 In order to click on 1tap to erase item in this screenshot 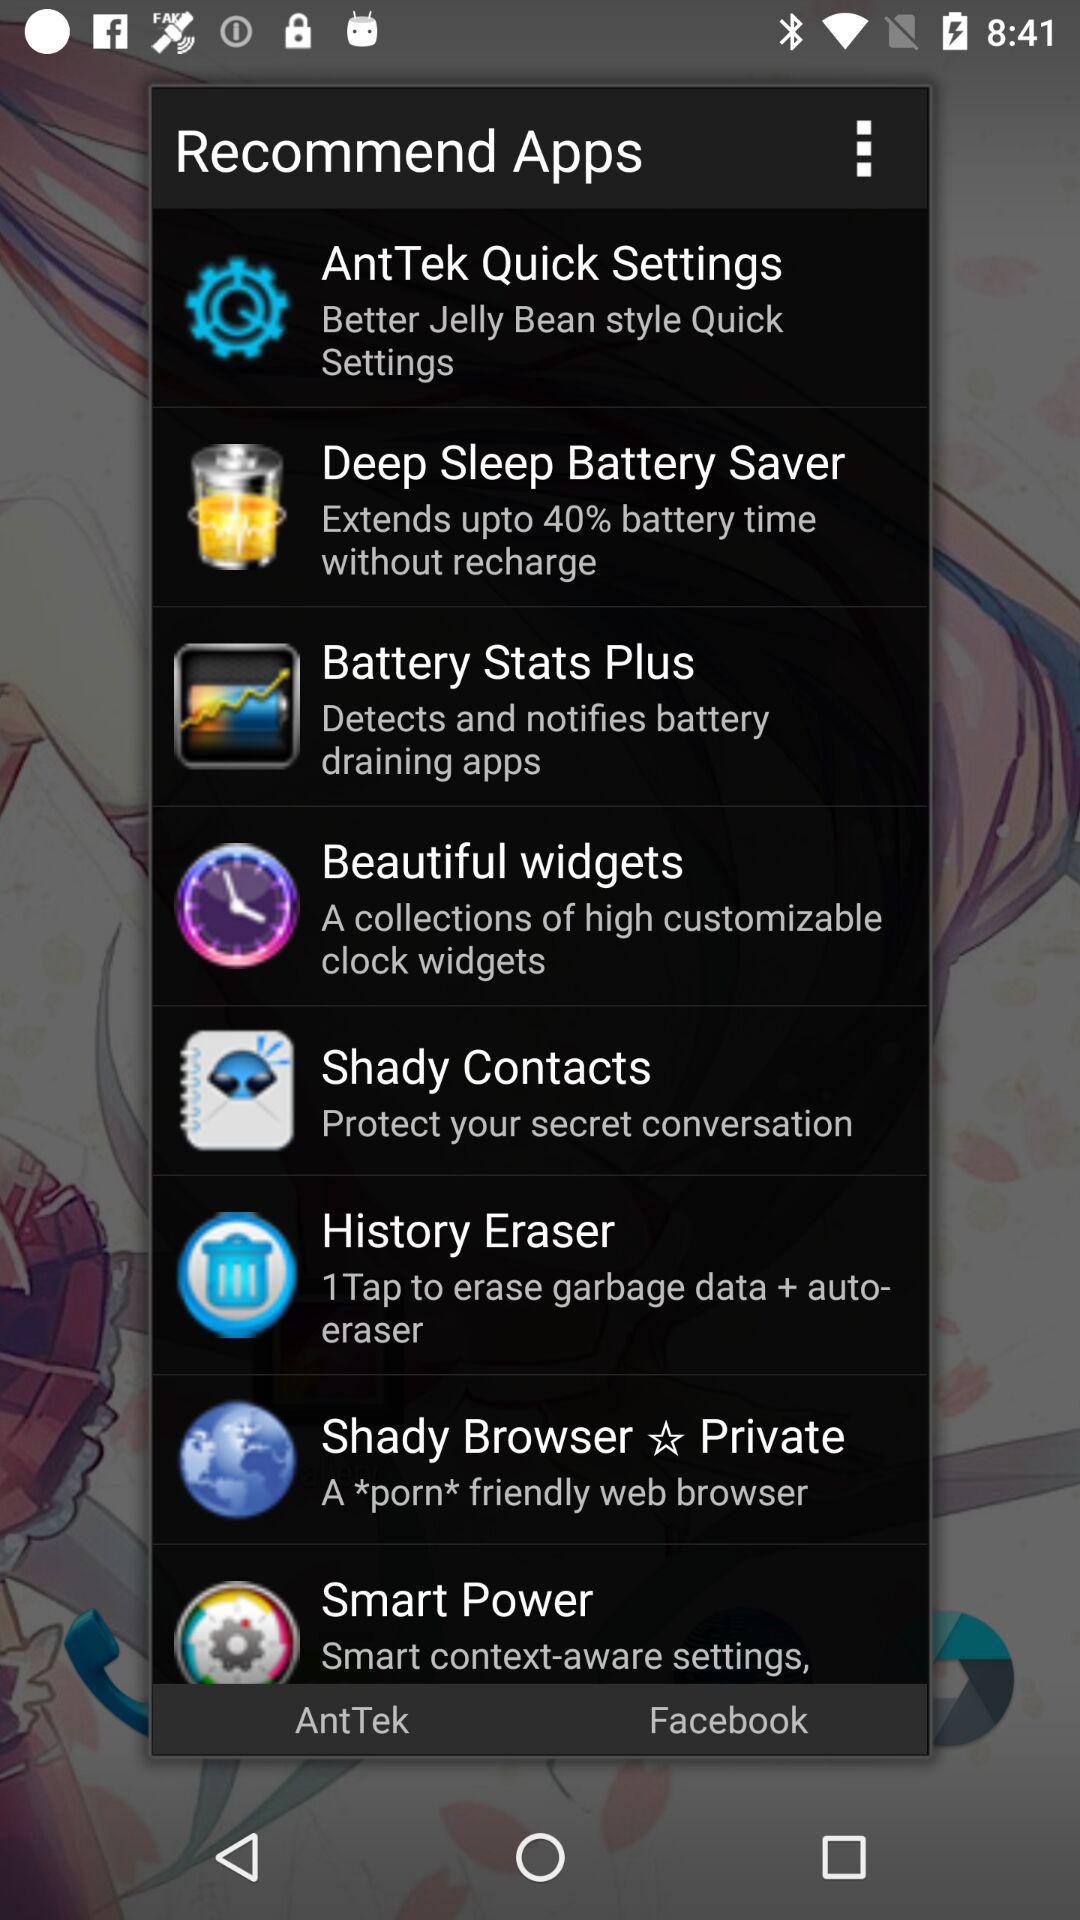, I will do `click(612, 1306)`.